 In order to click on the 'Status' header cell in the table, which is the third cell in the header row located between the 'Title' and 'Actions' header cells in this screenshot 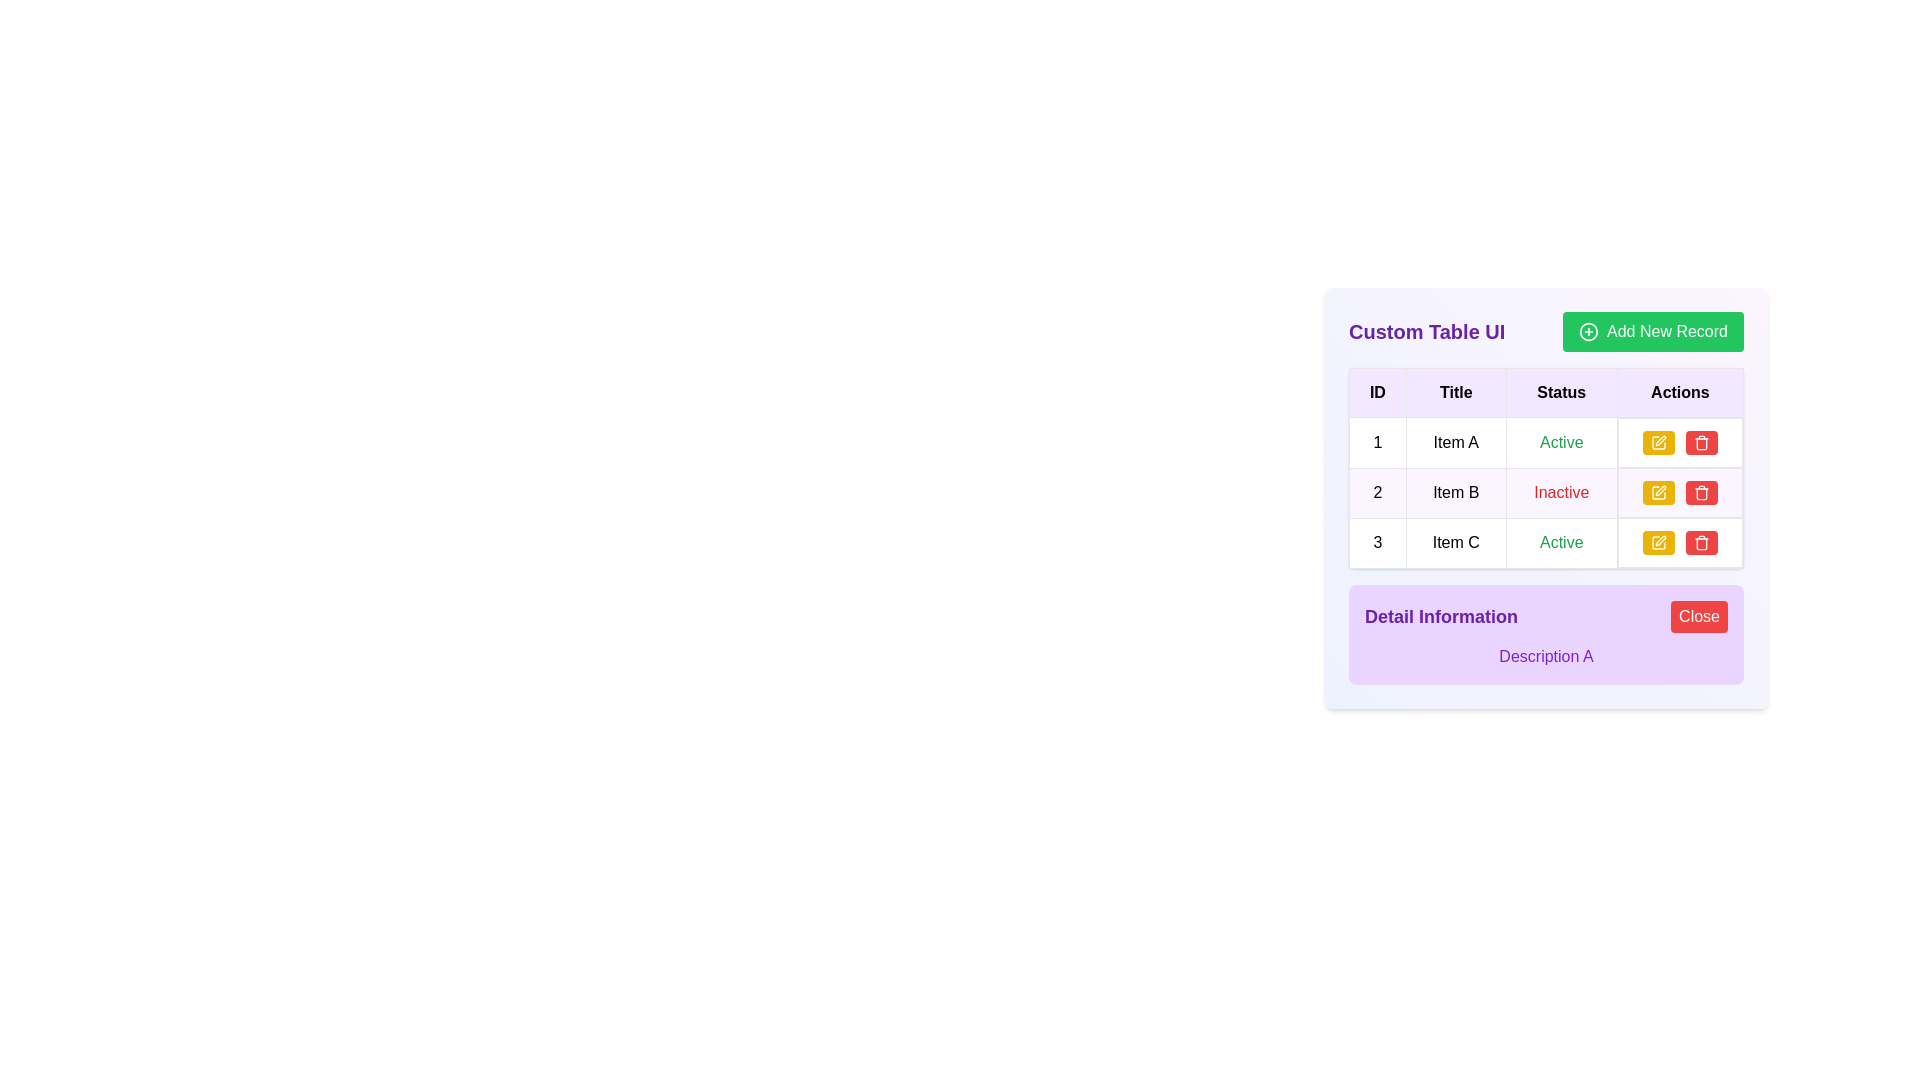, I will do `click(1560, 393)`.